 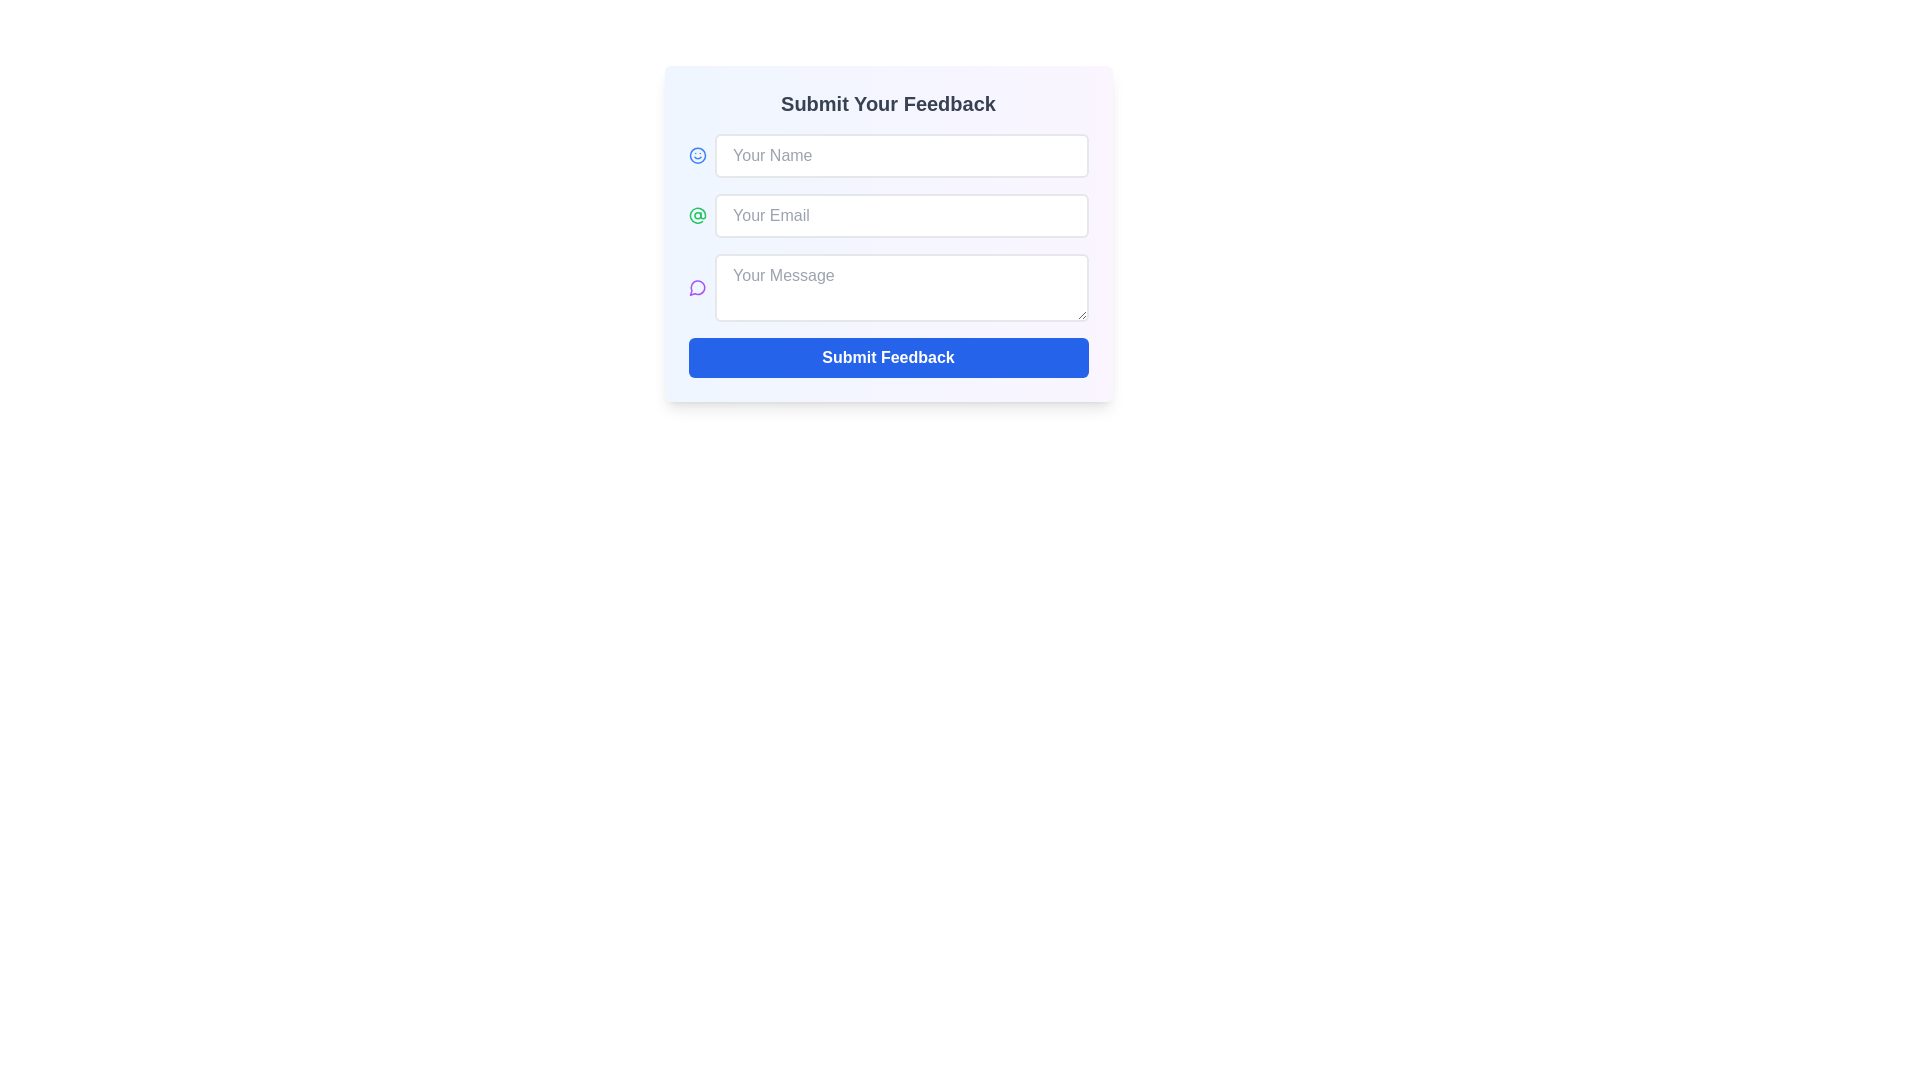 I want to click on the graphical icon that represents an email address, located to the left of the 'Your Email' input field in the second row of the form, so click(x=697, y=216).